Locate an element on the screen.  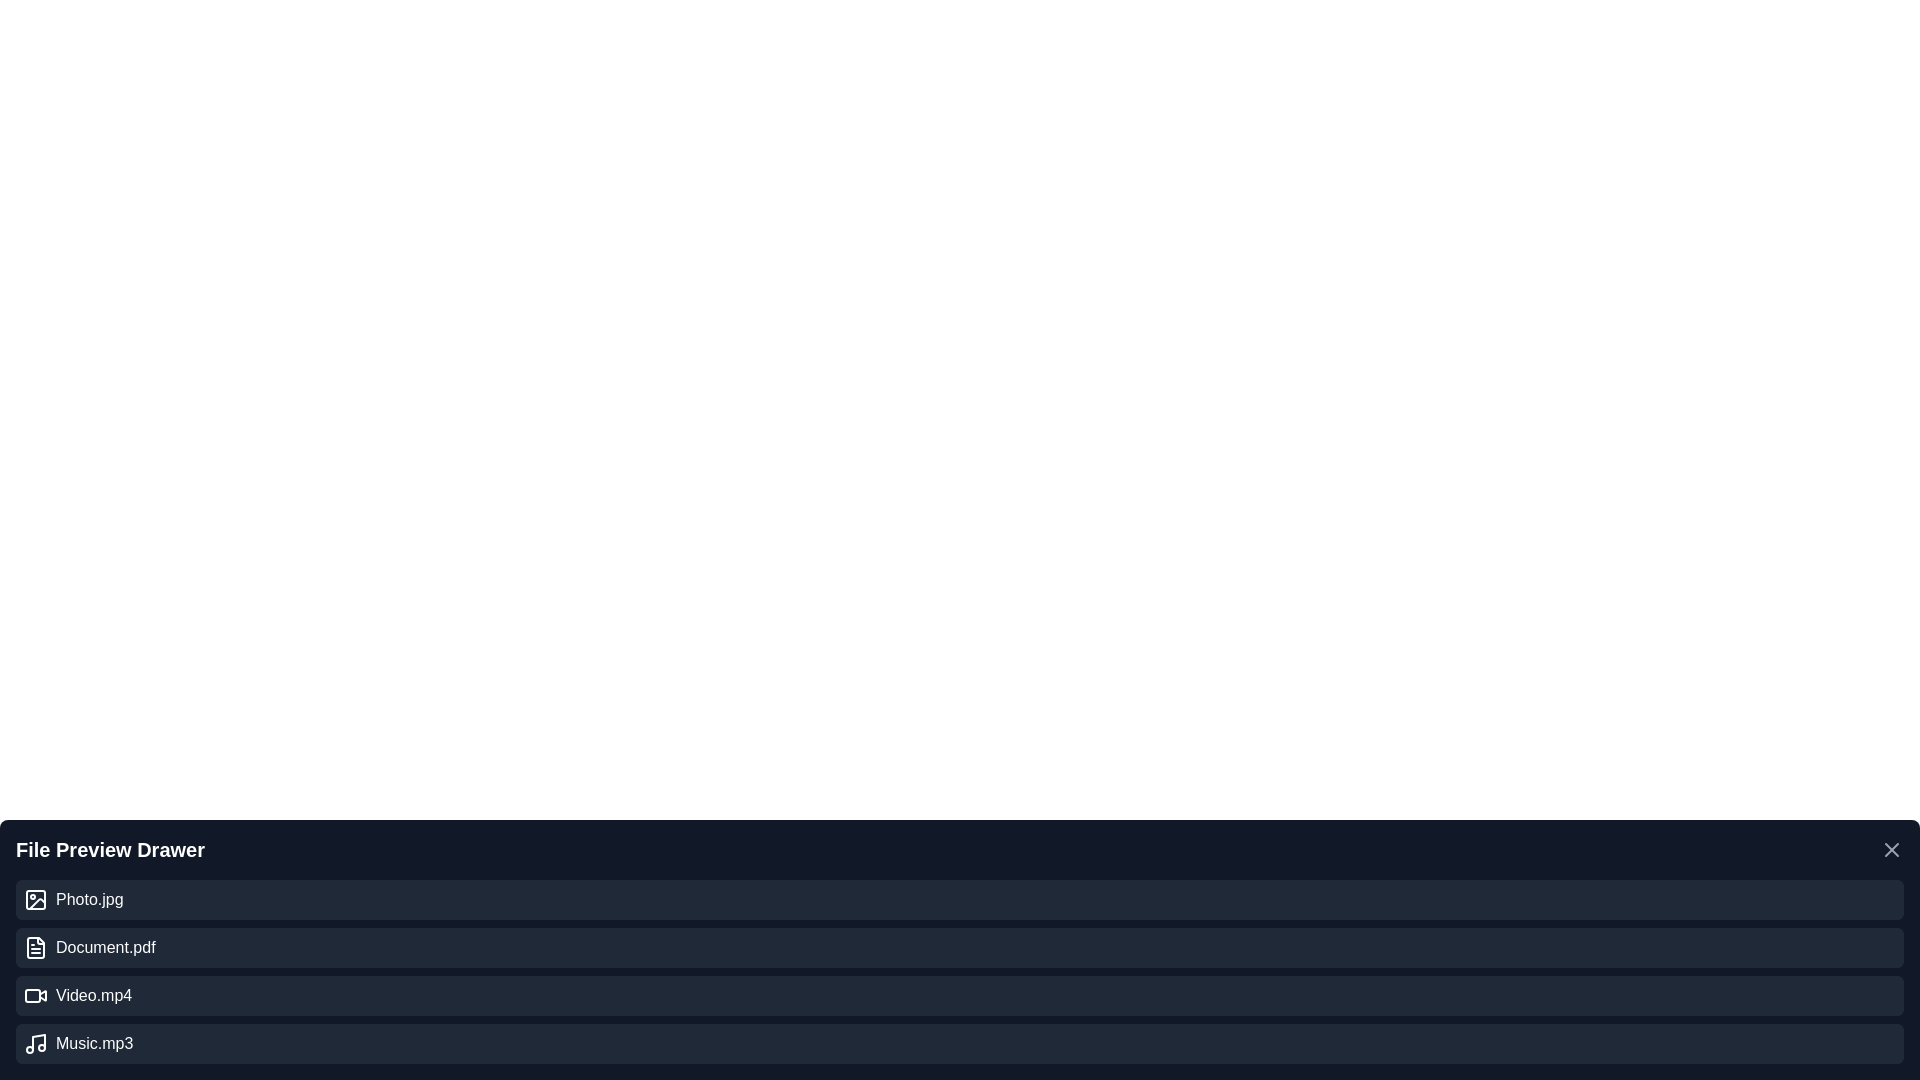
the right-side triangular play button icon of the media player symbol located near the text 'Video.mp4' in the file preview drawer is located at coordinates (43, 995).